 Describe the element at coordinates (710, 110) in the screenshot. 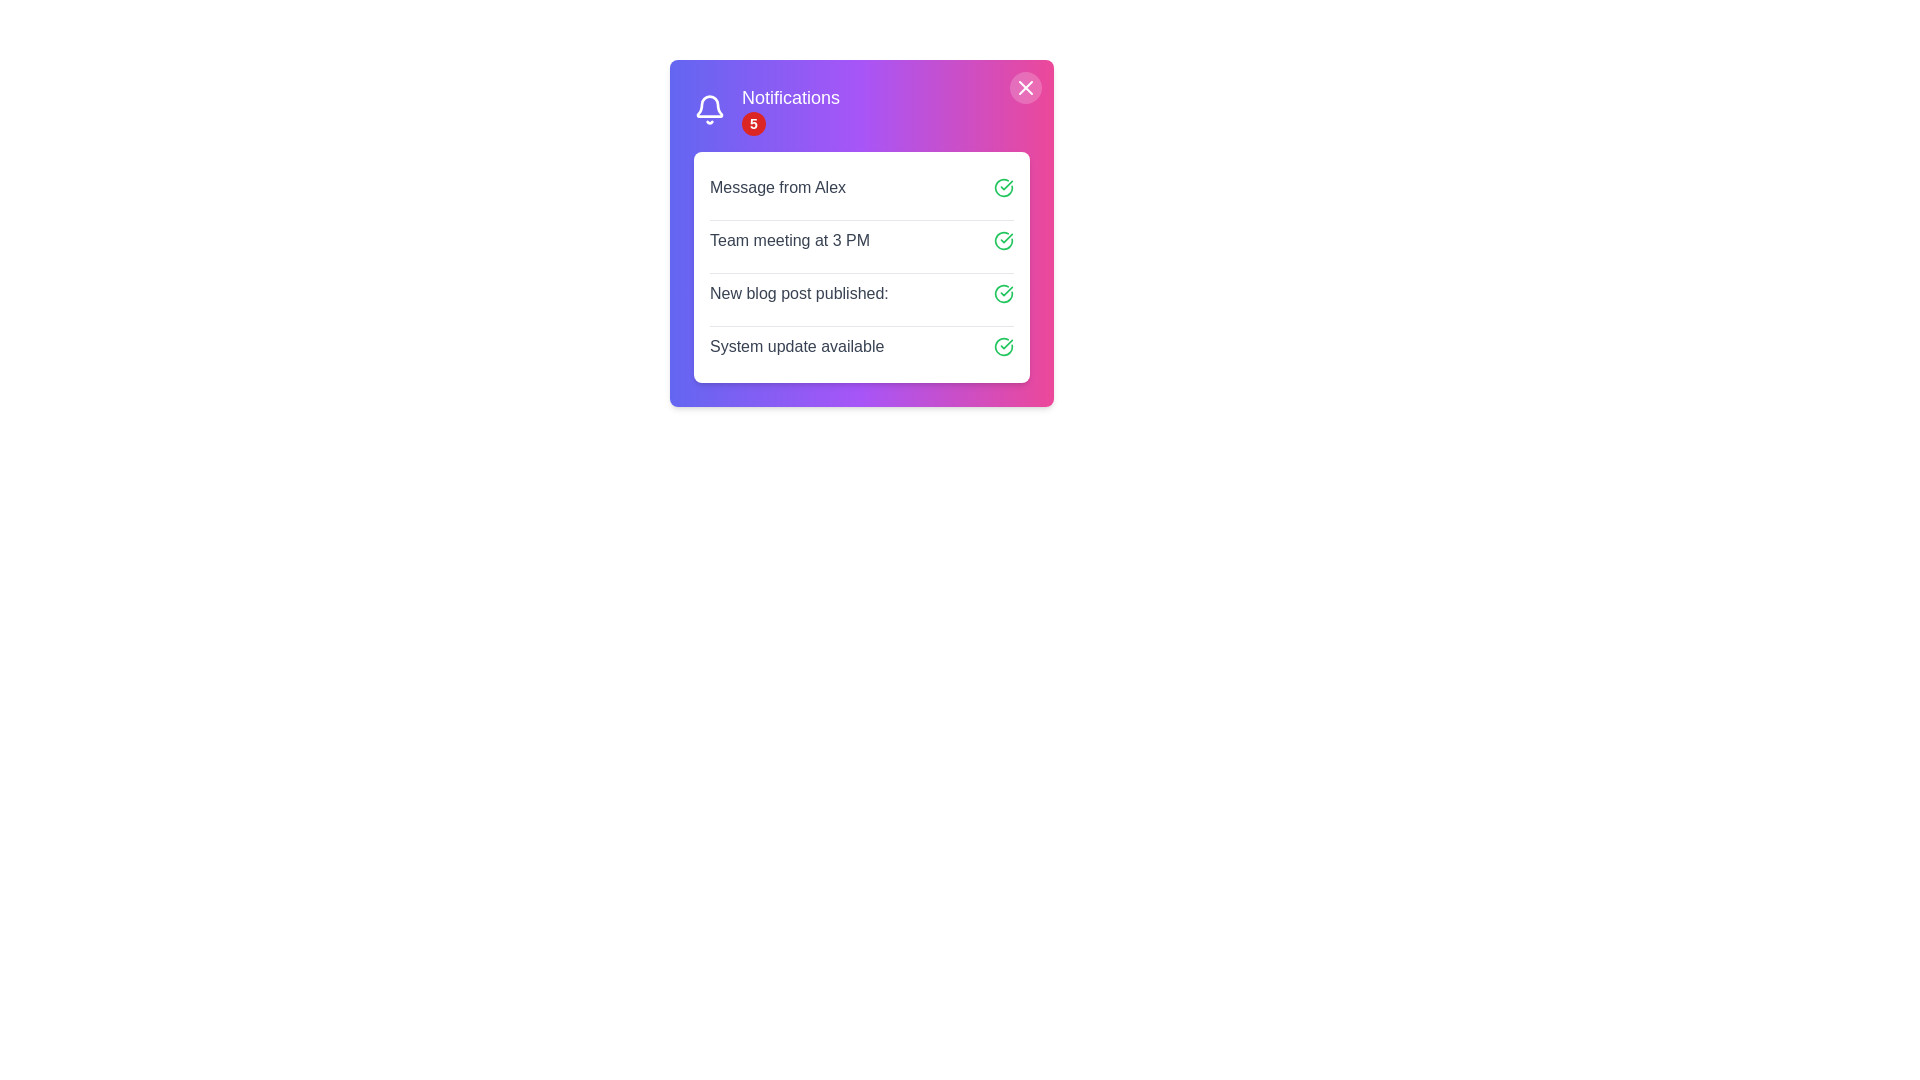

I see `the appearance of the notification bell icon located in the top-left section of the notification panel` at that location.